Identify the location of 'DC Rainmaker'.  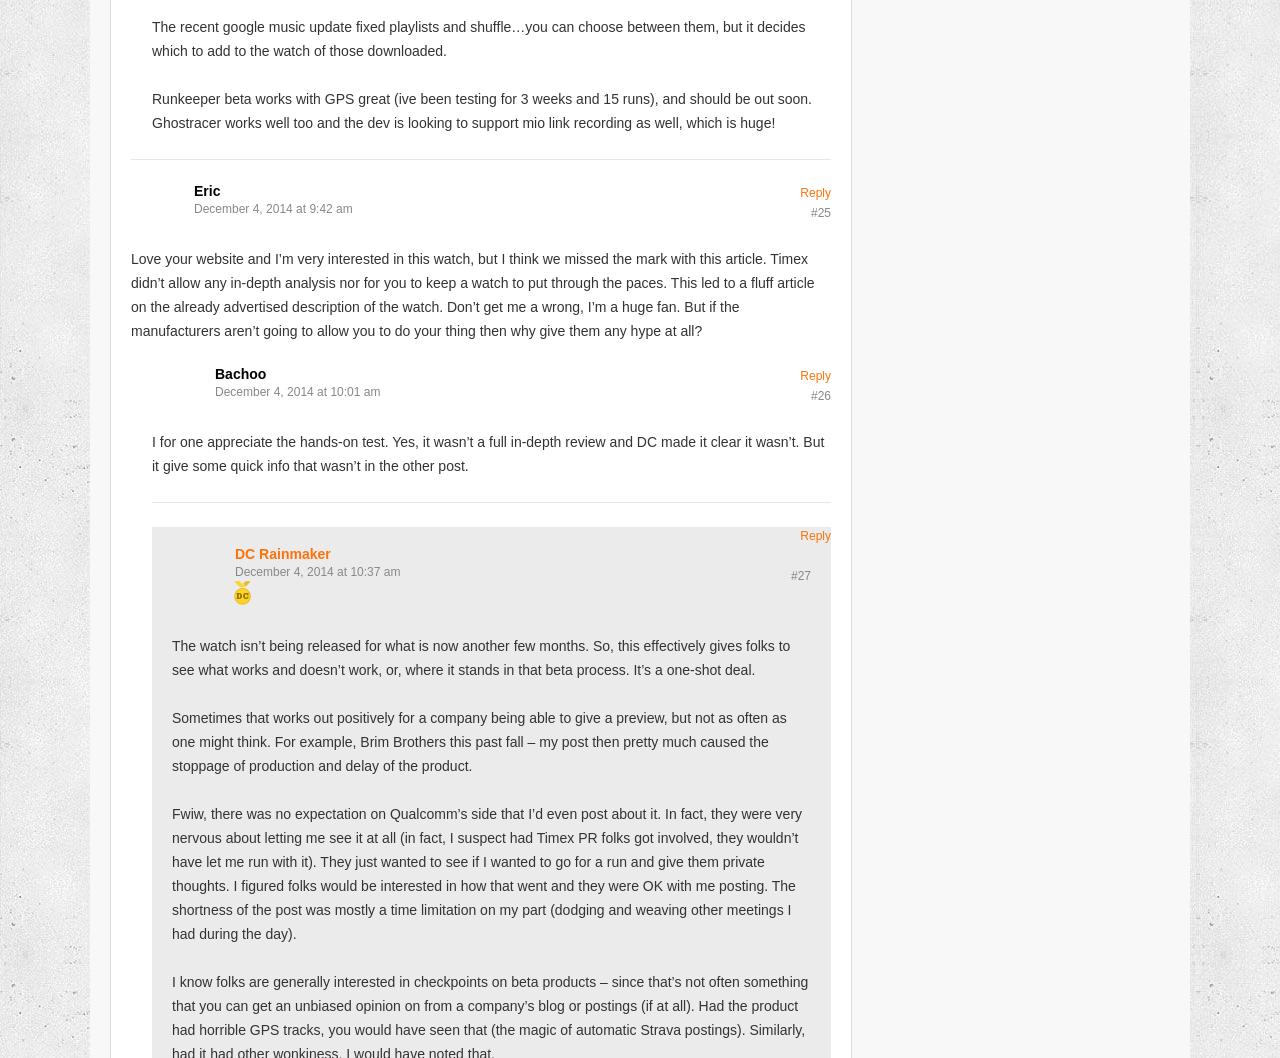
(281, 553).